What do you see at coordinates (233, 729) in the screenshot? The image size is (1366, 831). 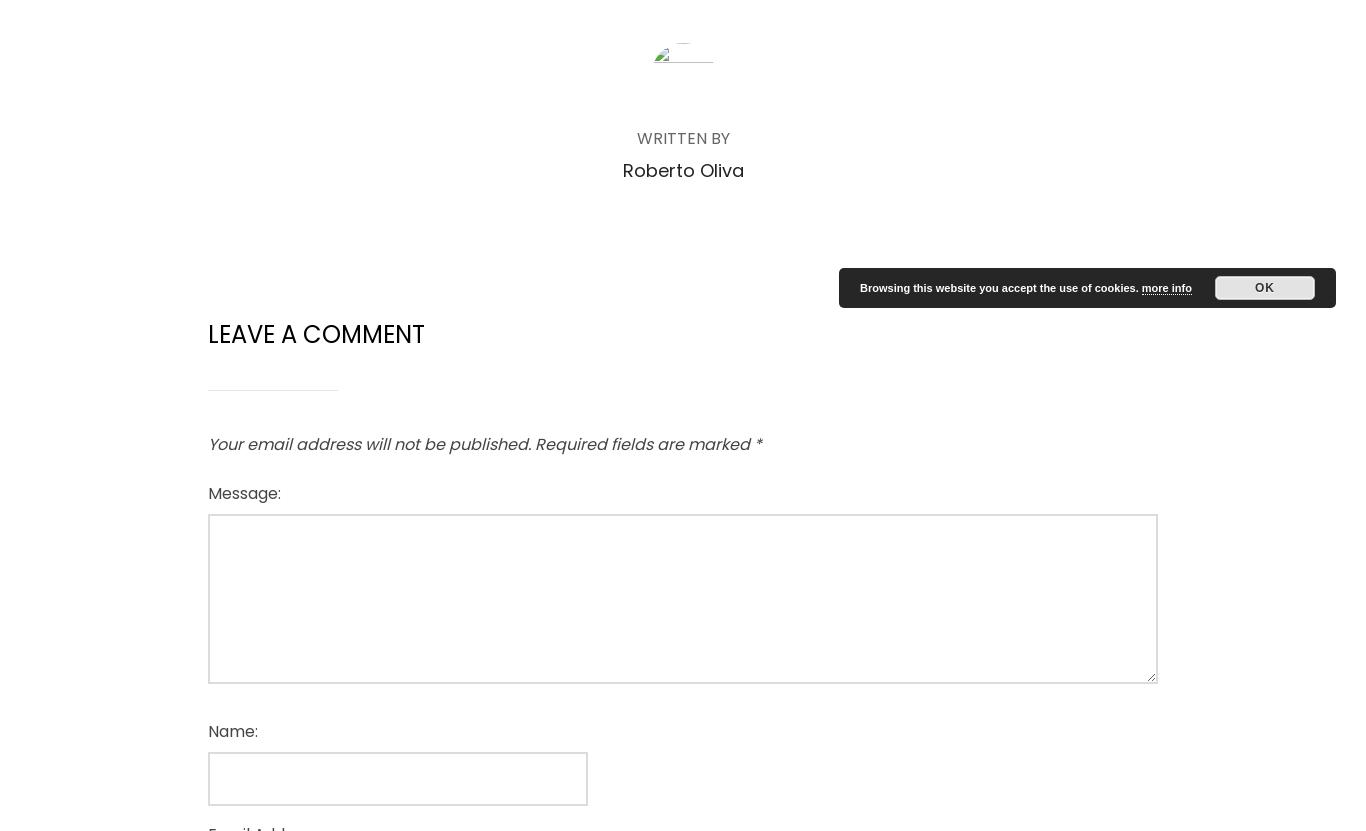 I see `'Name:'` at bounding box center [233, 729].